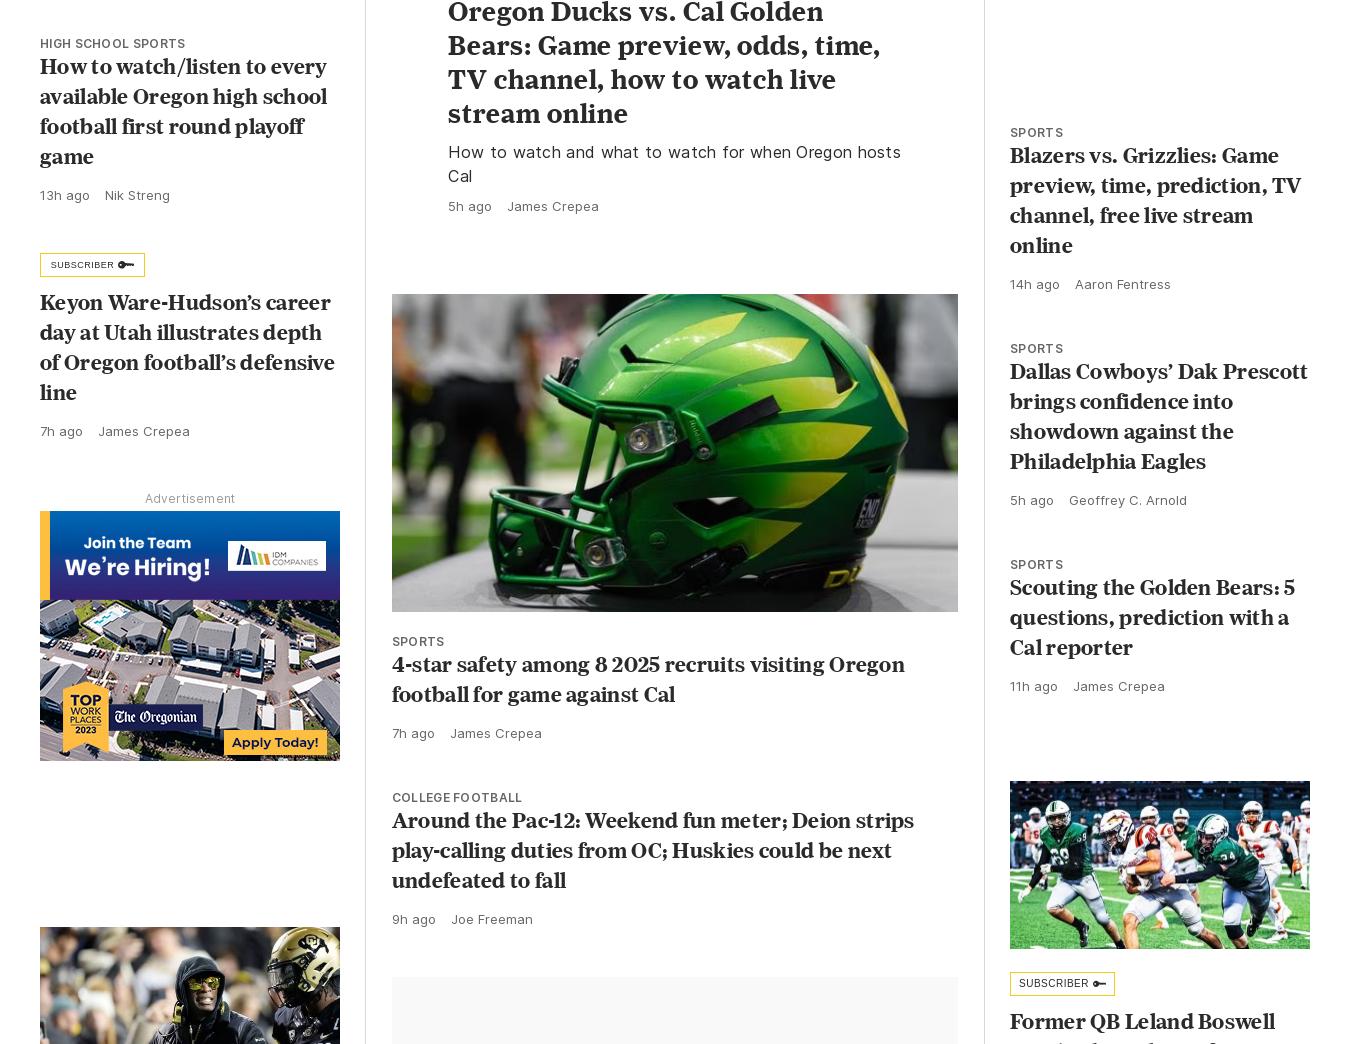 The width and height of the screenshot is (1350, 1044). What do you see at coordinates (1157, 432) in the screenshot?
I see `'Dallas Cowboys’ Dak Prescott brings confidence into showdown against the Philadelphia Eagles'` at bounding box center [1157, 432].